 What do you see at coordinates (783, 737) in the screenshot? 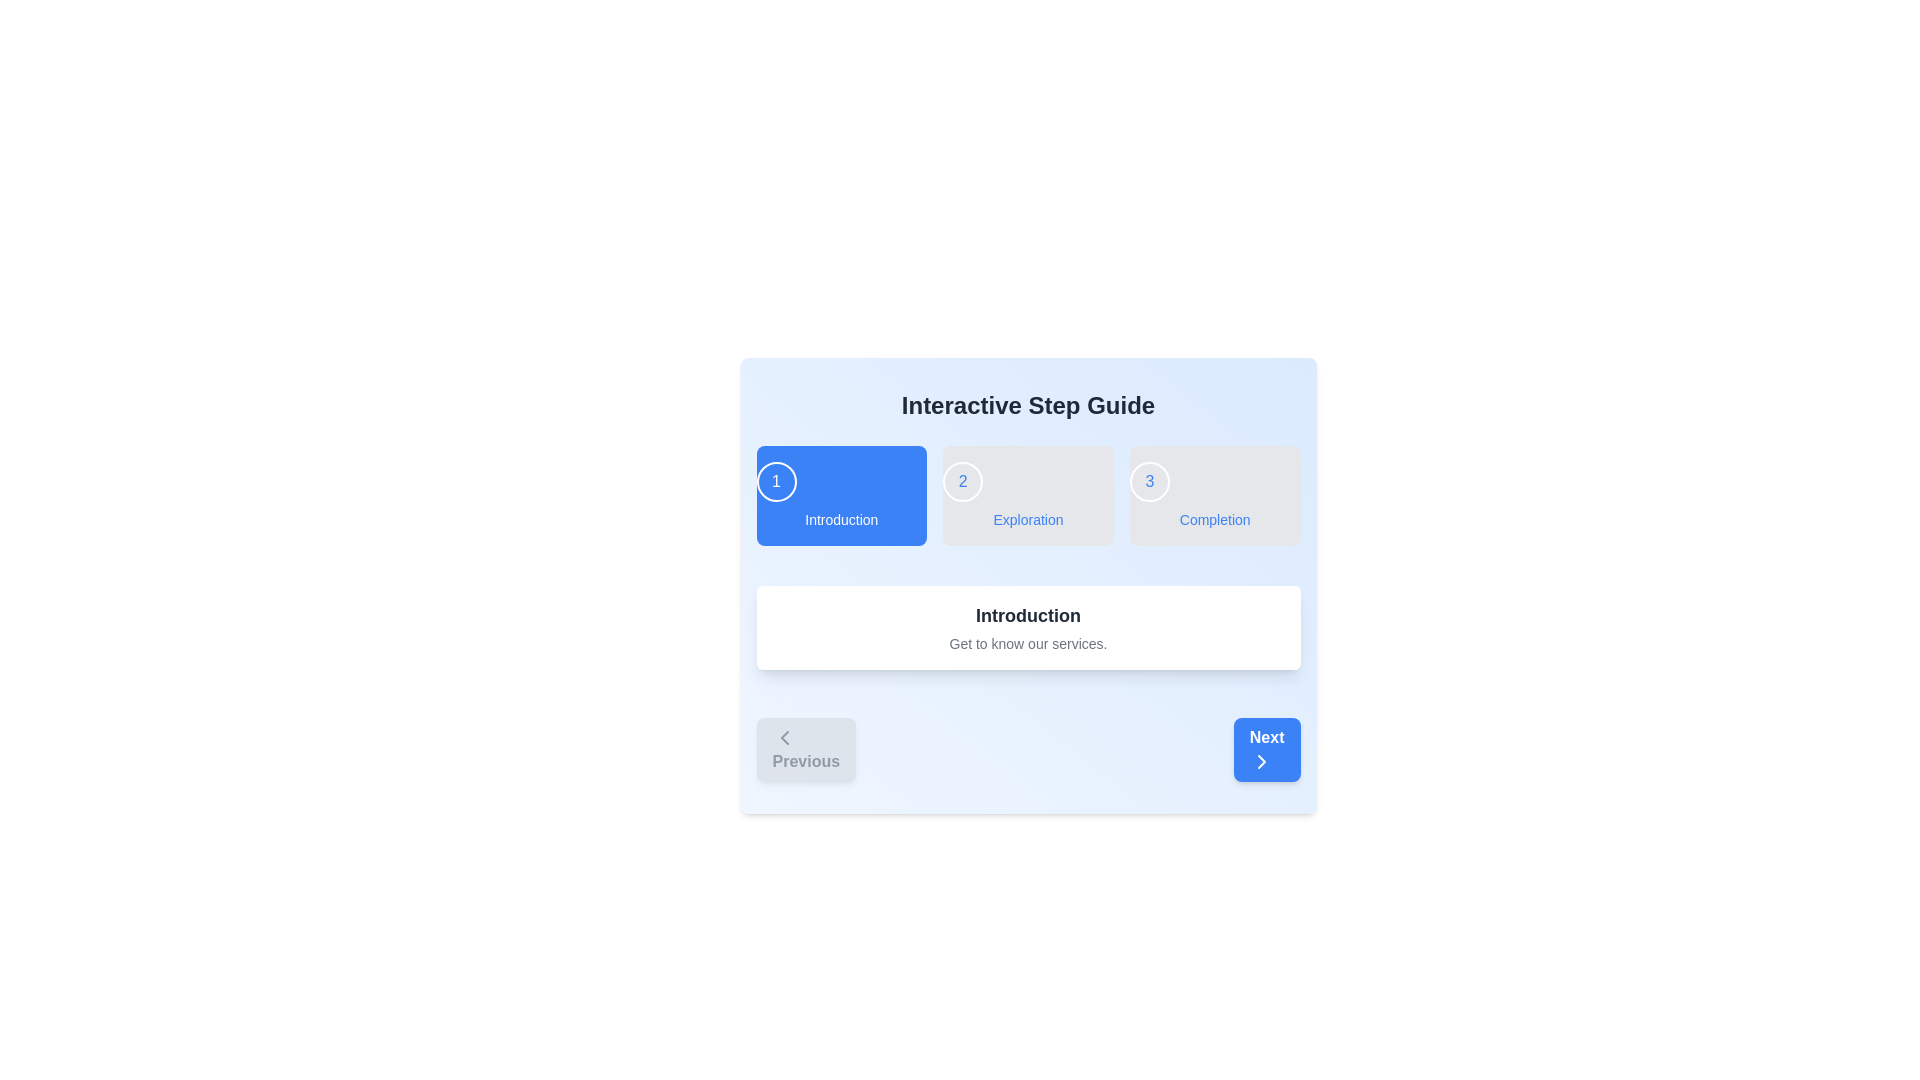
I see `the backward navigation icon located on the left side of the 'Previous' button` at bounding box center [783, 737].